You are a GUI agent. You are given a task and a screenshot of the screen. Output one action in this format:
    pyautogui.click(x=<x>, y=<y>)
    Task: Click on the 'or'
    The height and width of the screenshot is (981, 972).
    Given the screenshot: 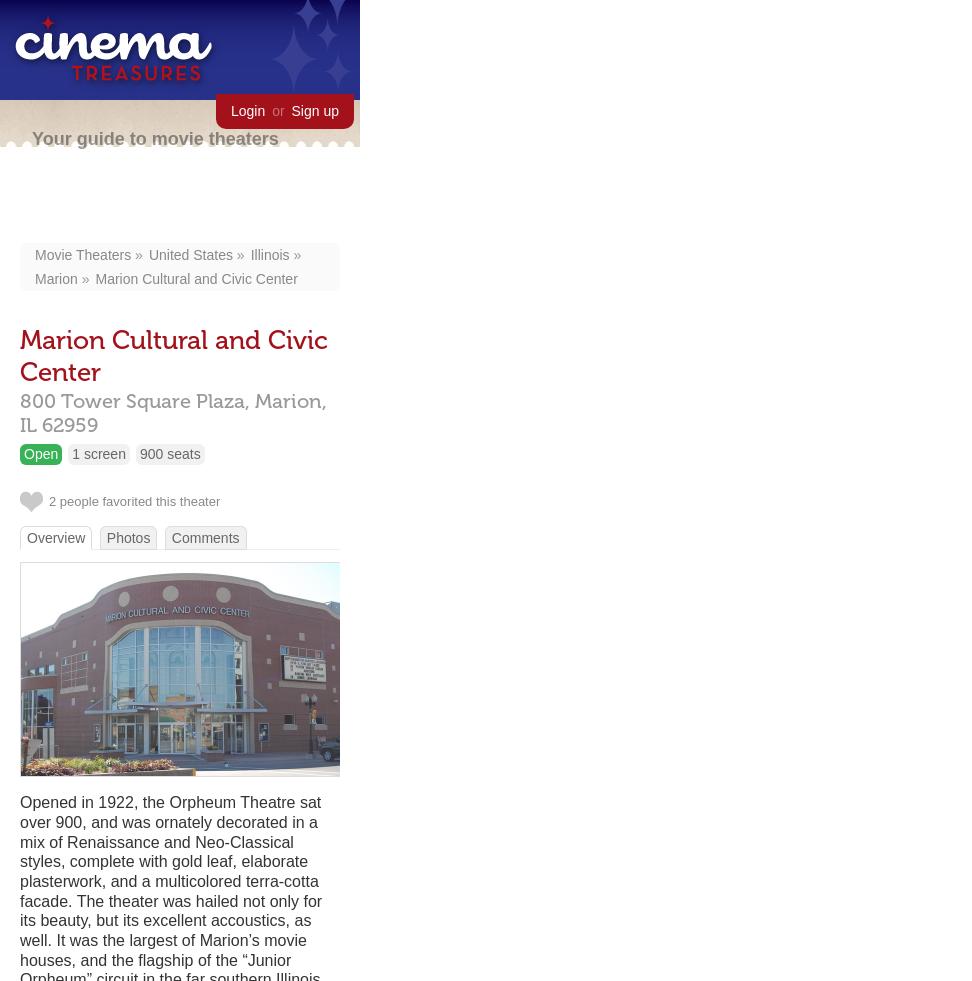 What is the action you would take?
    pyautogui.click(x=277, y=109)
    